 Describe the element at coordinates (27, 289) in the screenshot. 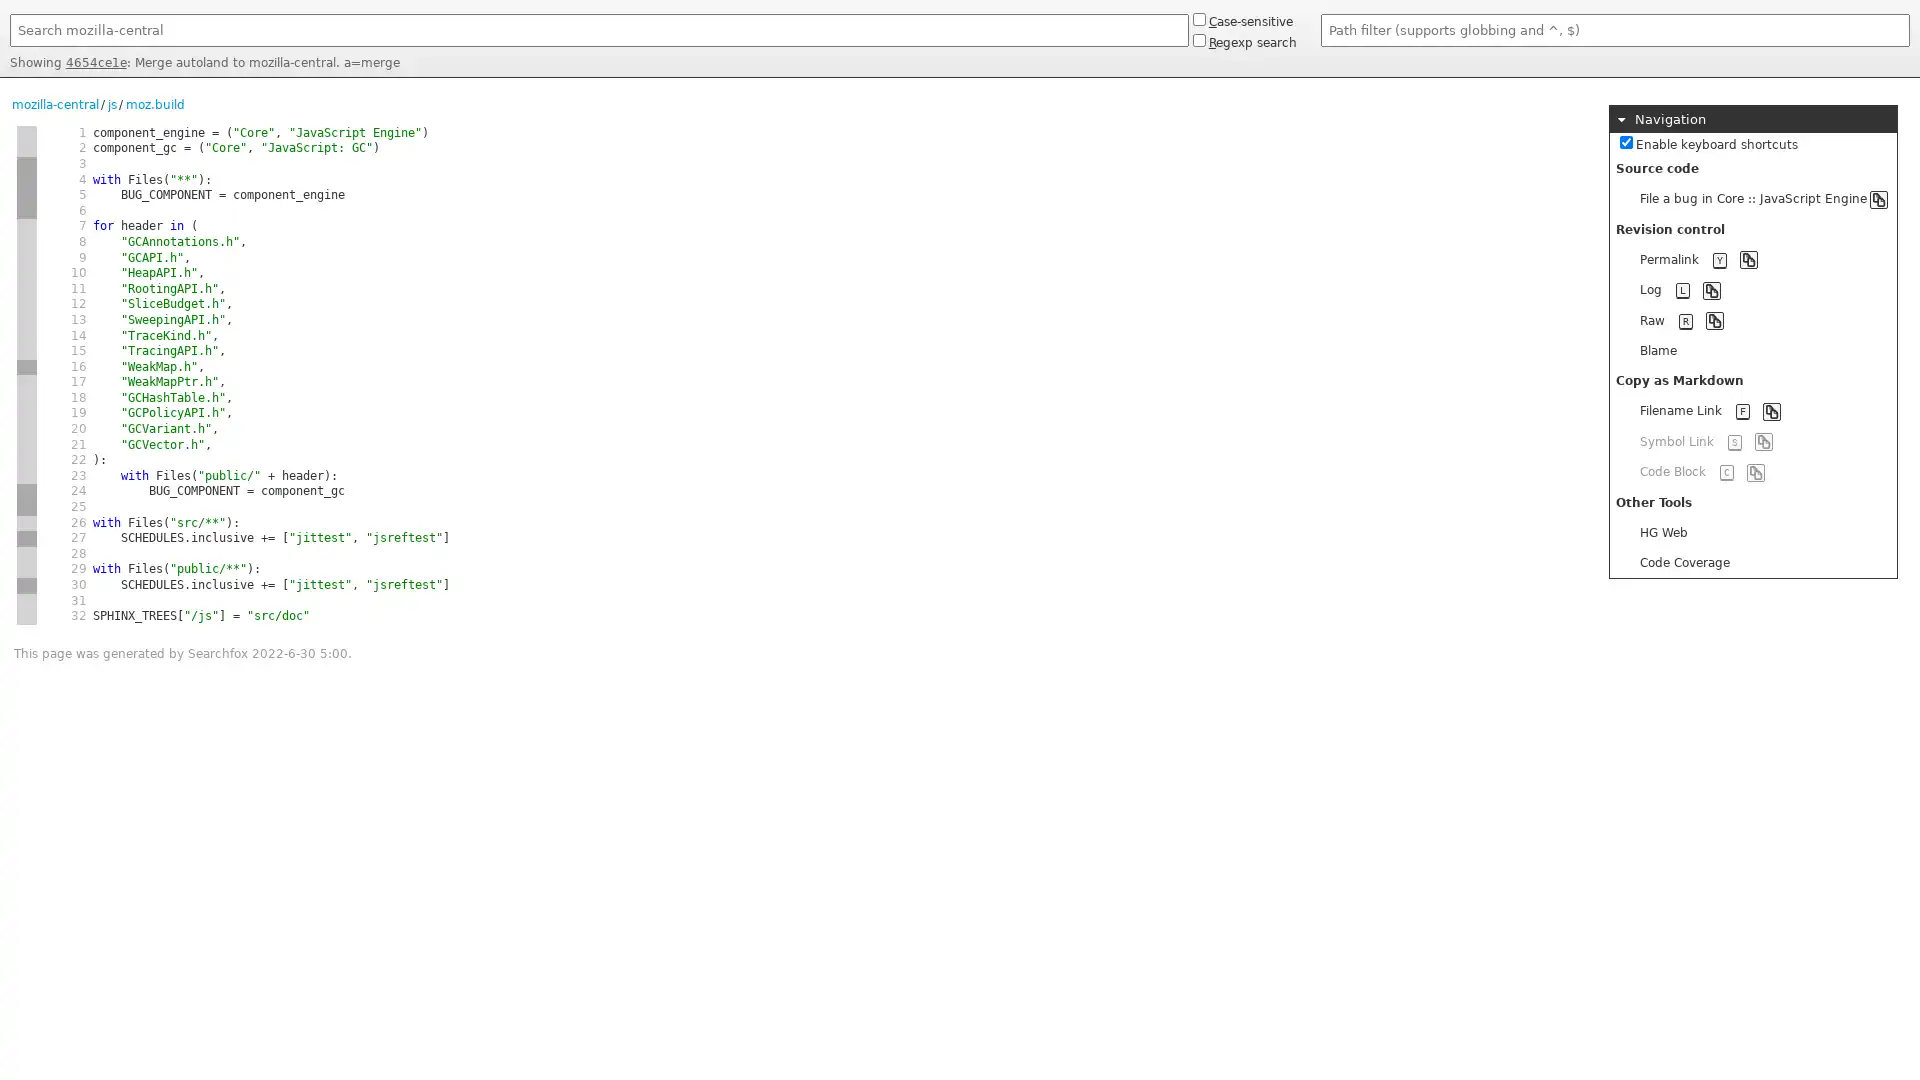

I see `same hash 1` at that location.